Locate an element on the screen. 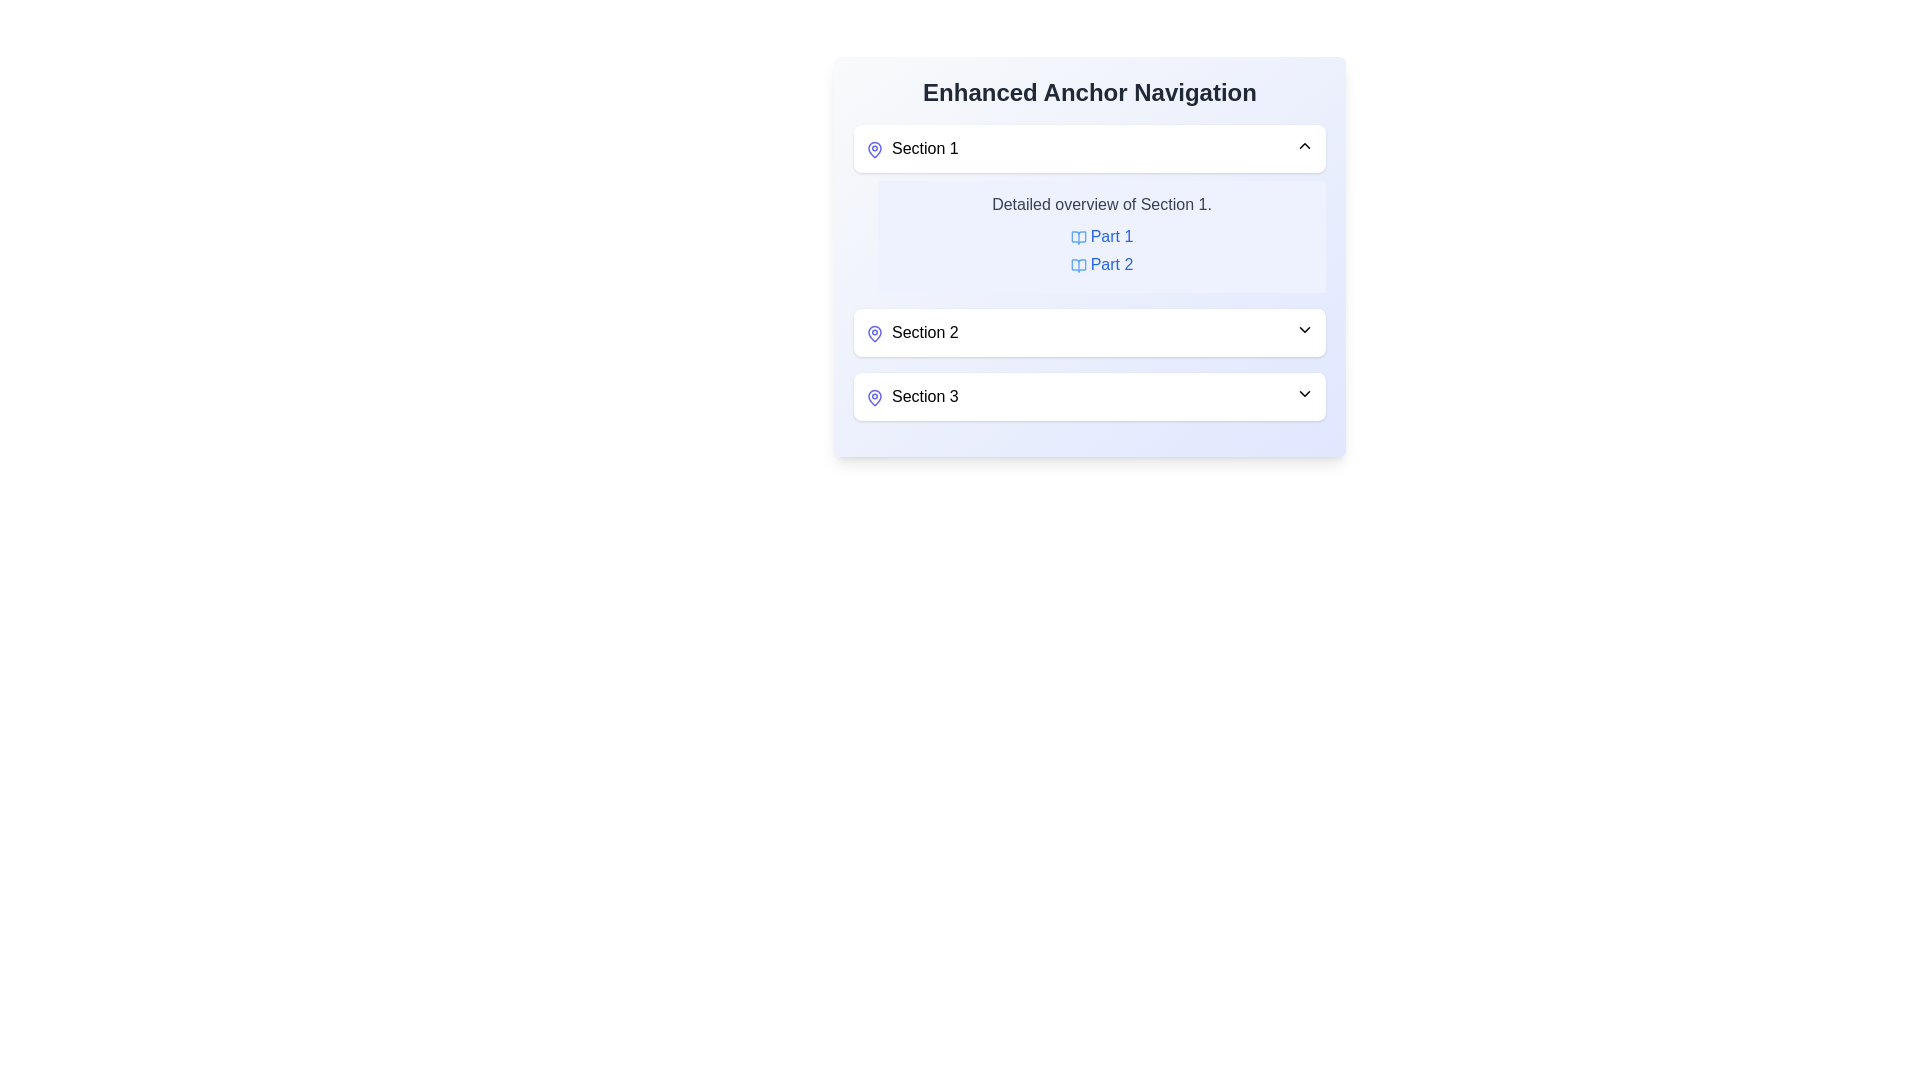 The height and width of the screenshot is (1080, 1920). the hyperlinked text labeled 'Part 1' located under the 'Detailed overview of Section 1.' heading, which is positioned to the right of a blue book icon is located at coordinates (1101, 235).